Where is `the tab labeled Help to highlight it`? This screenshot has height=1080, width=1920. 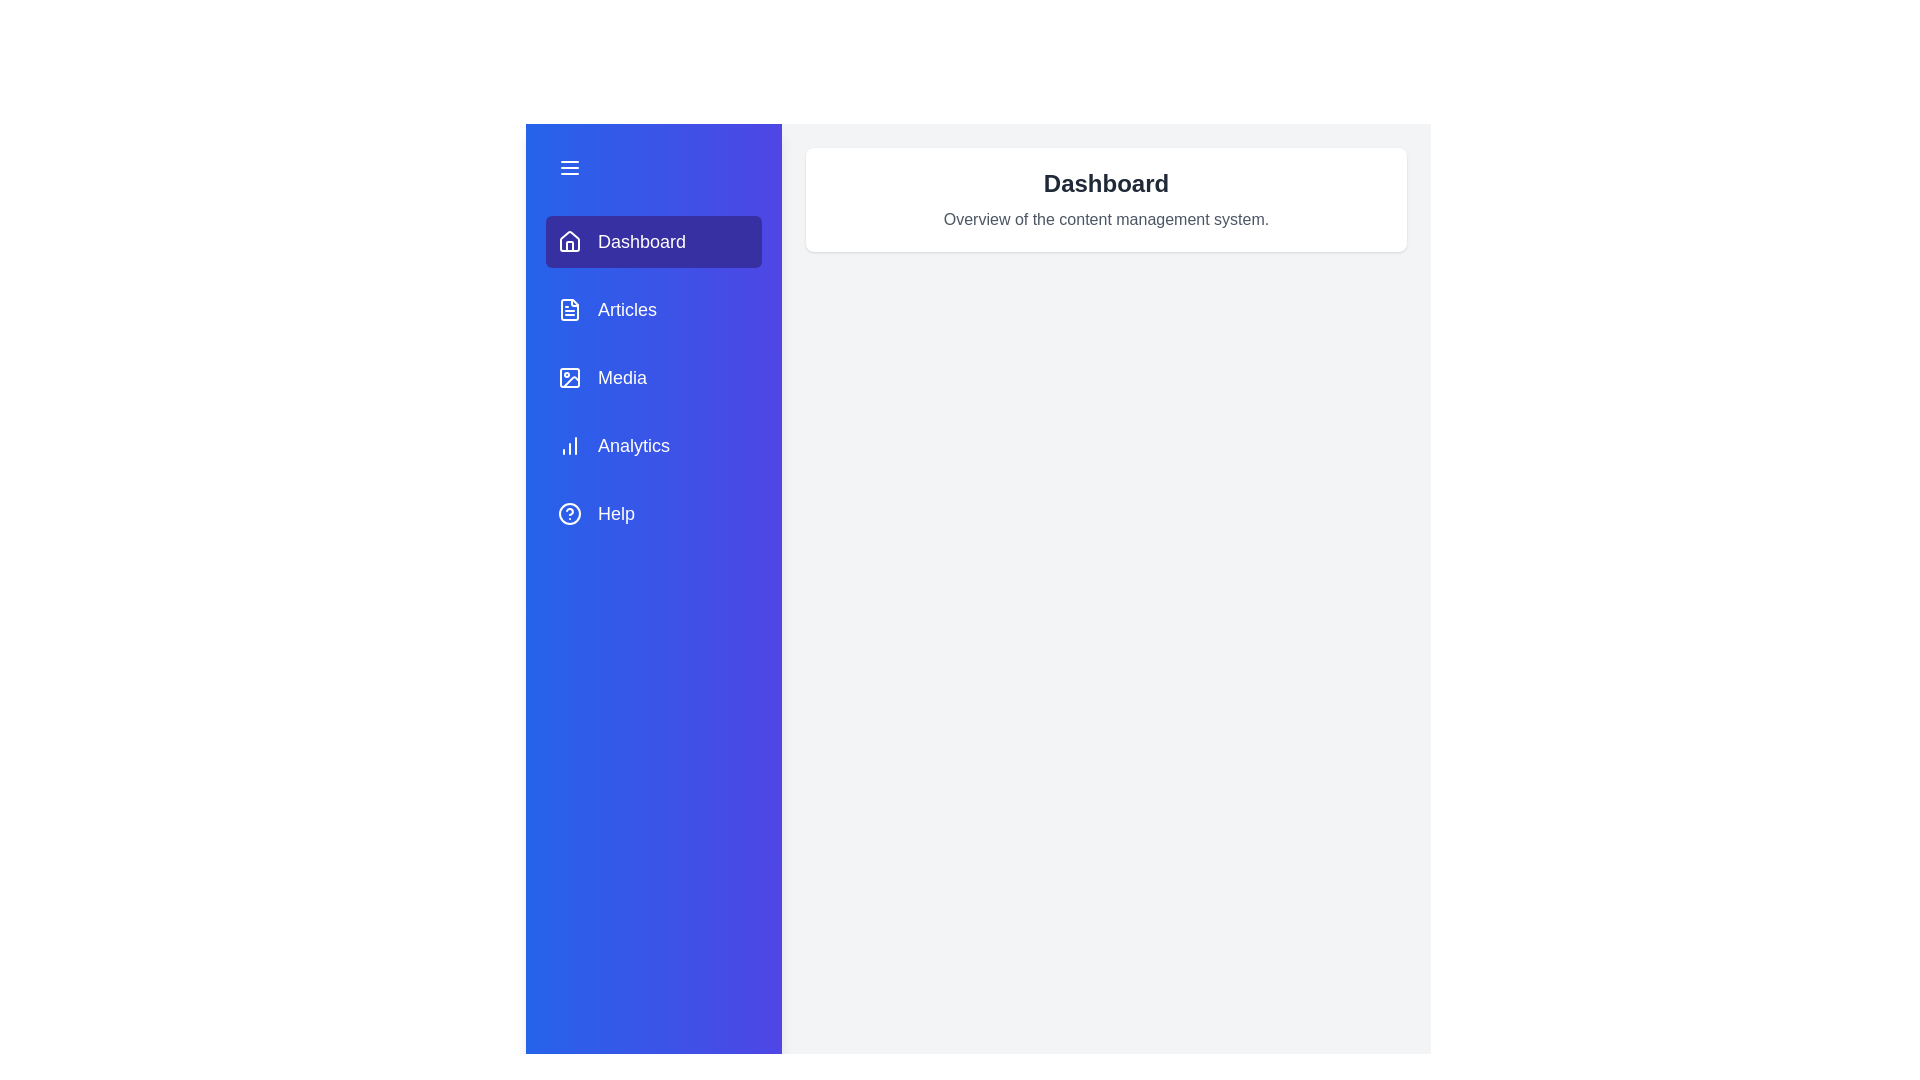 the tab labeled Help to highlight it is located at coordinates (653, 512).